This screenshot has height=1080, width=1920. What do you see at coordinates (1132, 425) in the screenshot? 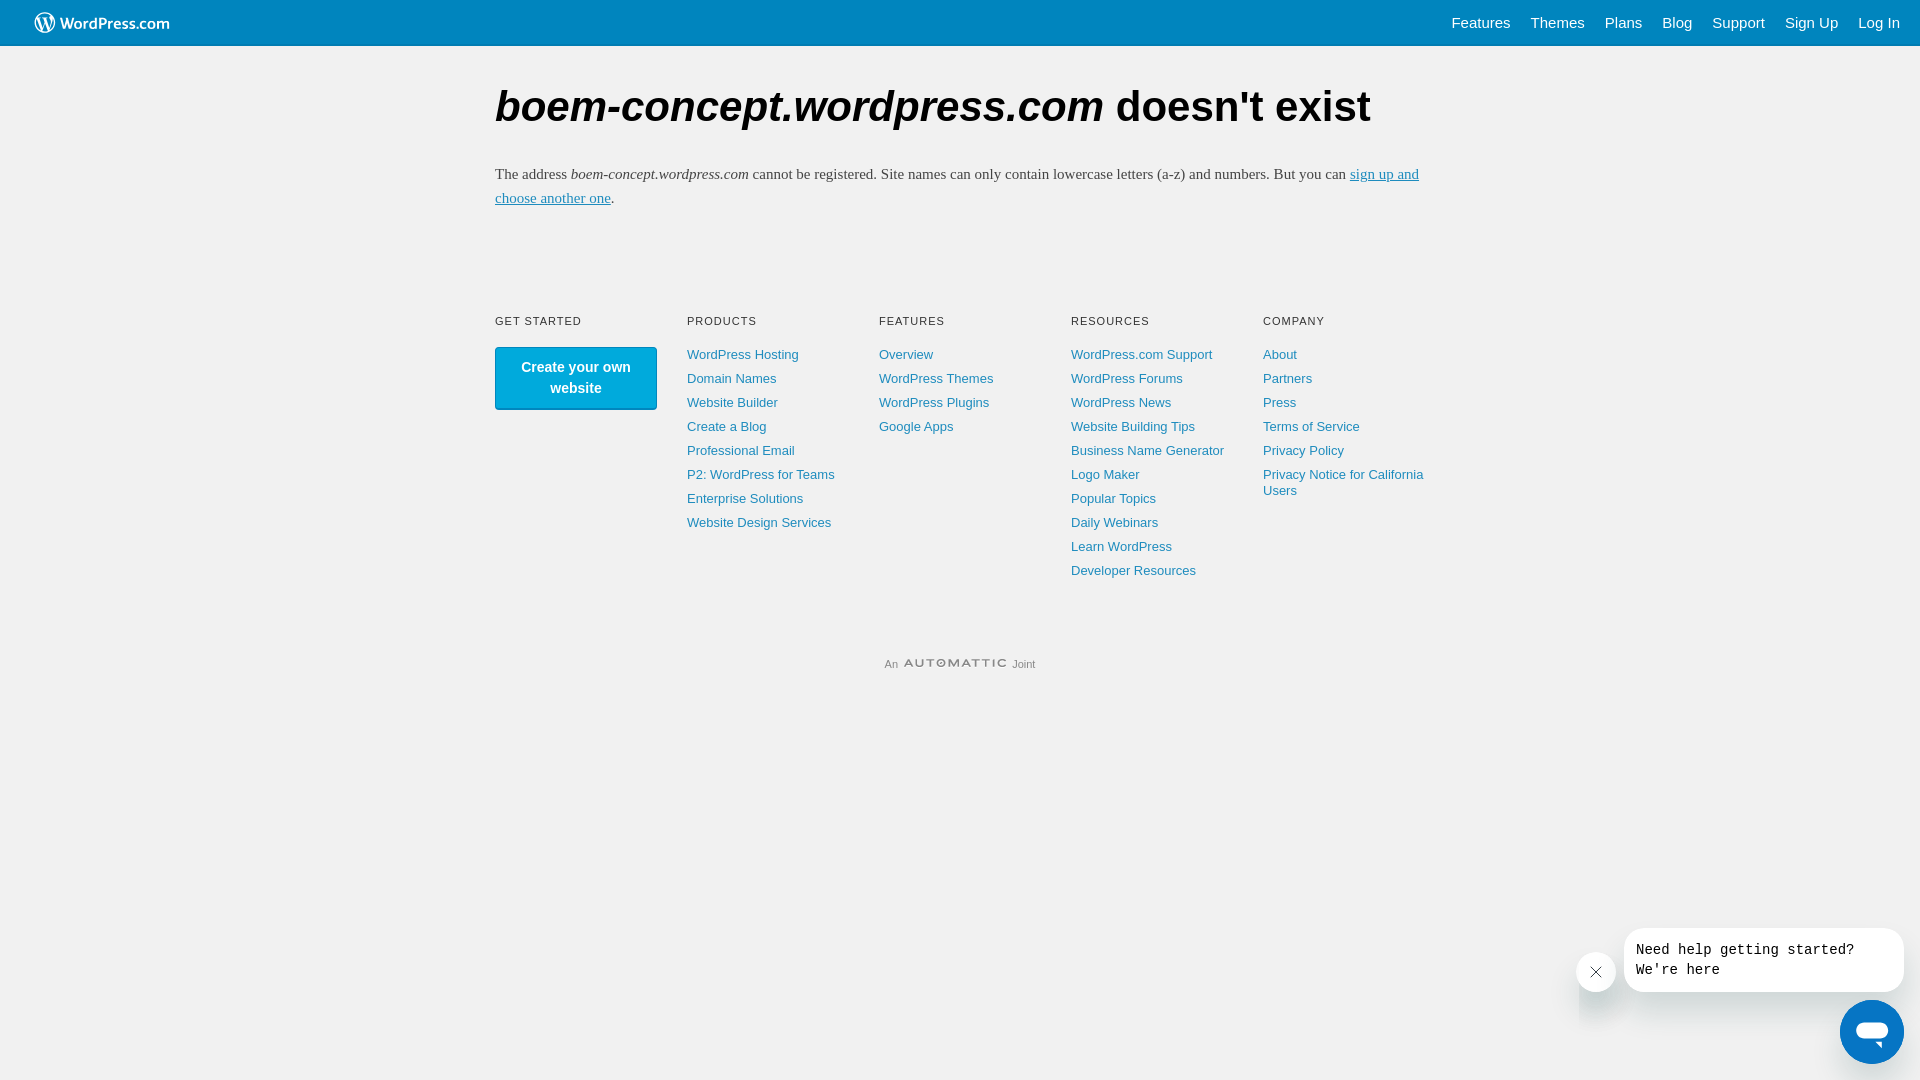
I see `'Website Building Tips'` at bounding box center [1132, 425].